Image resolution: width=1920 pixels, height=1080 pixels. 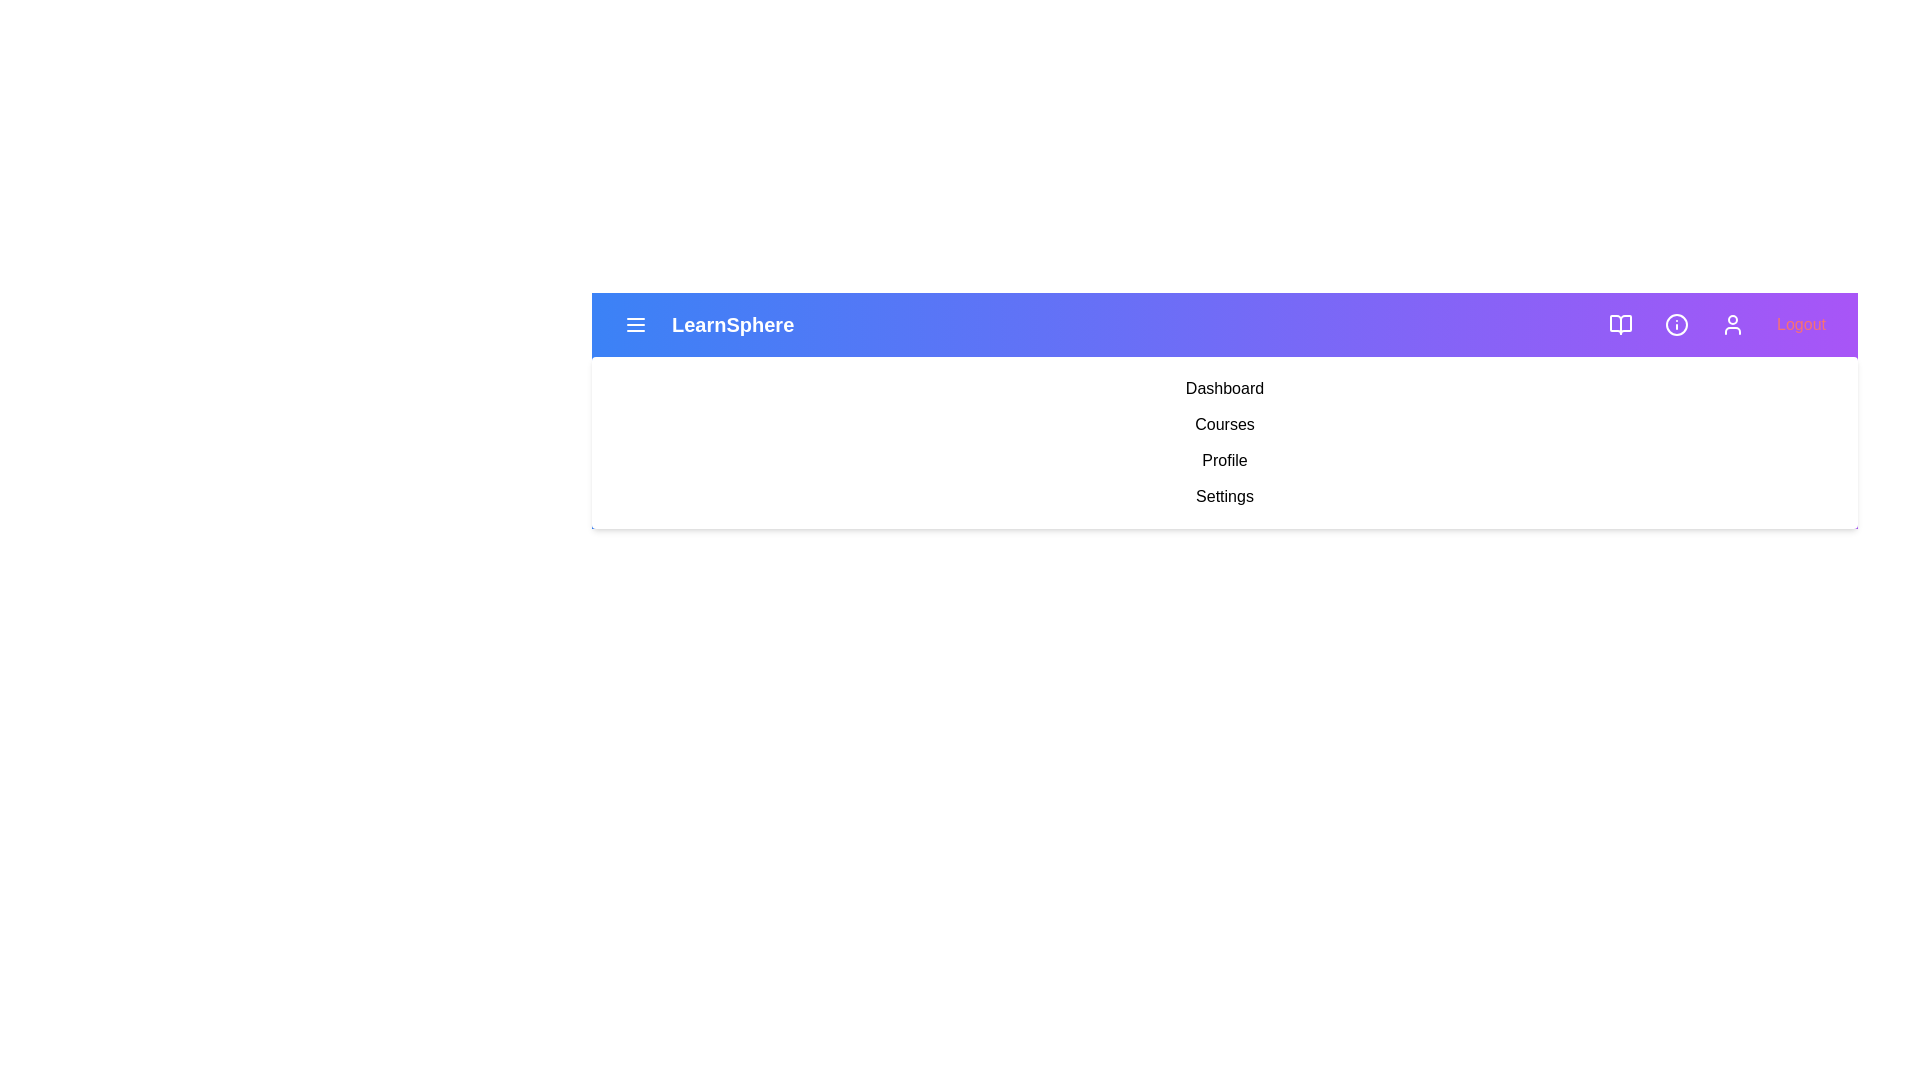 What do you see at coordinates (1801, 323) in the screenshot?
I see `the logout button to log out` at bounding box center [1801, 323].